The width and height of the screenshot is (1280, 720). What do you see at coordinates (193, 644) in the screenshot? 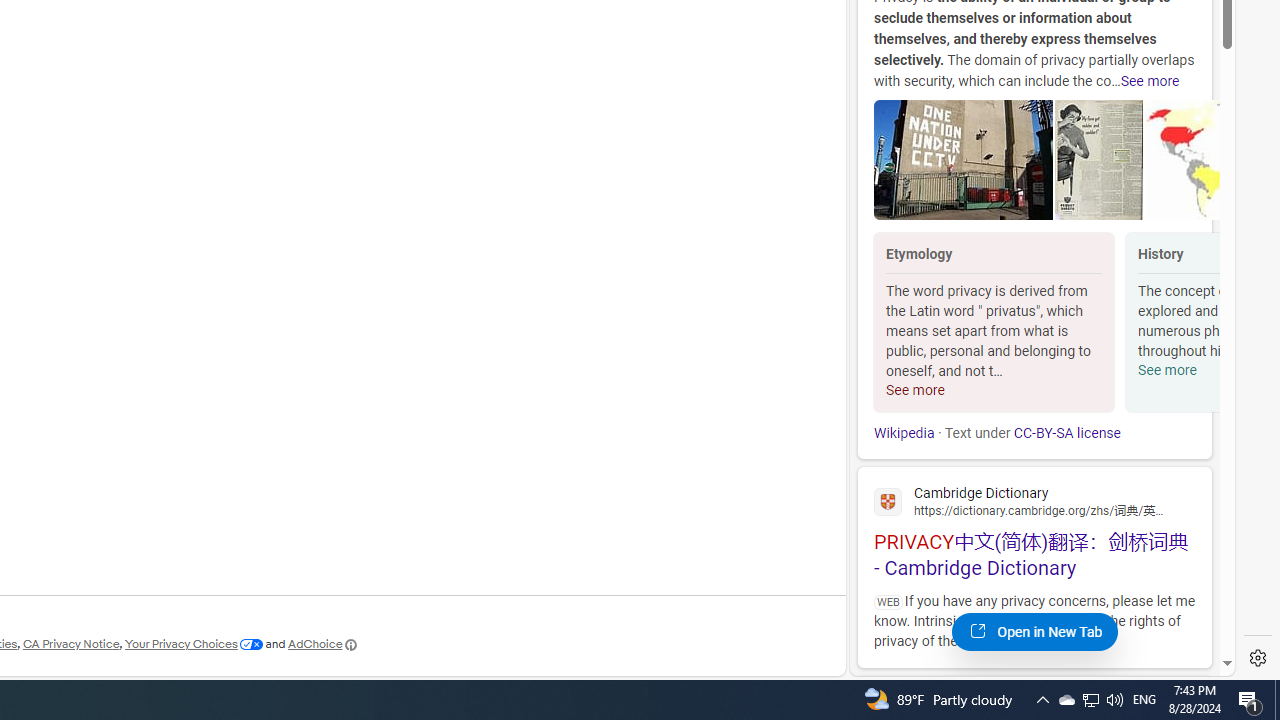
I see `'Your Privacy Choices'` at bounding box center [193, 644].